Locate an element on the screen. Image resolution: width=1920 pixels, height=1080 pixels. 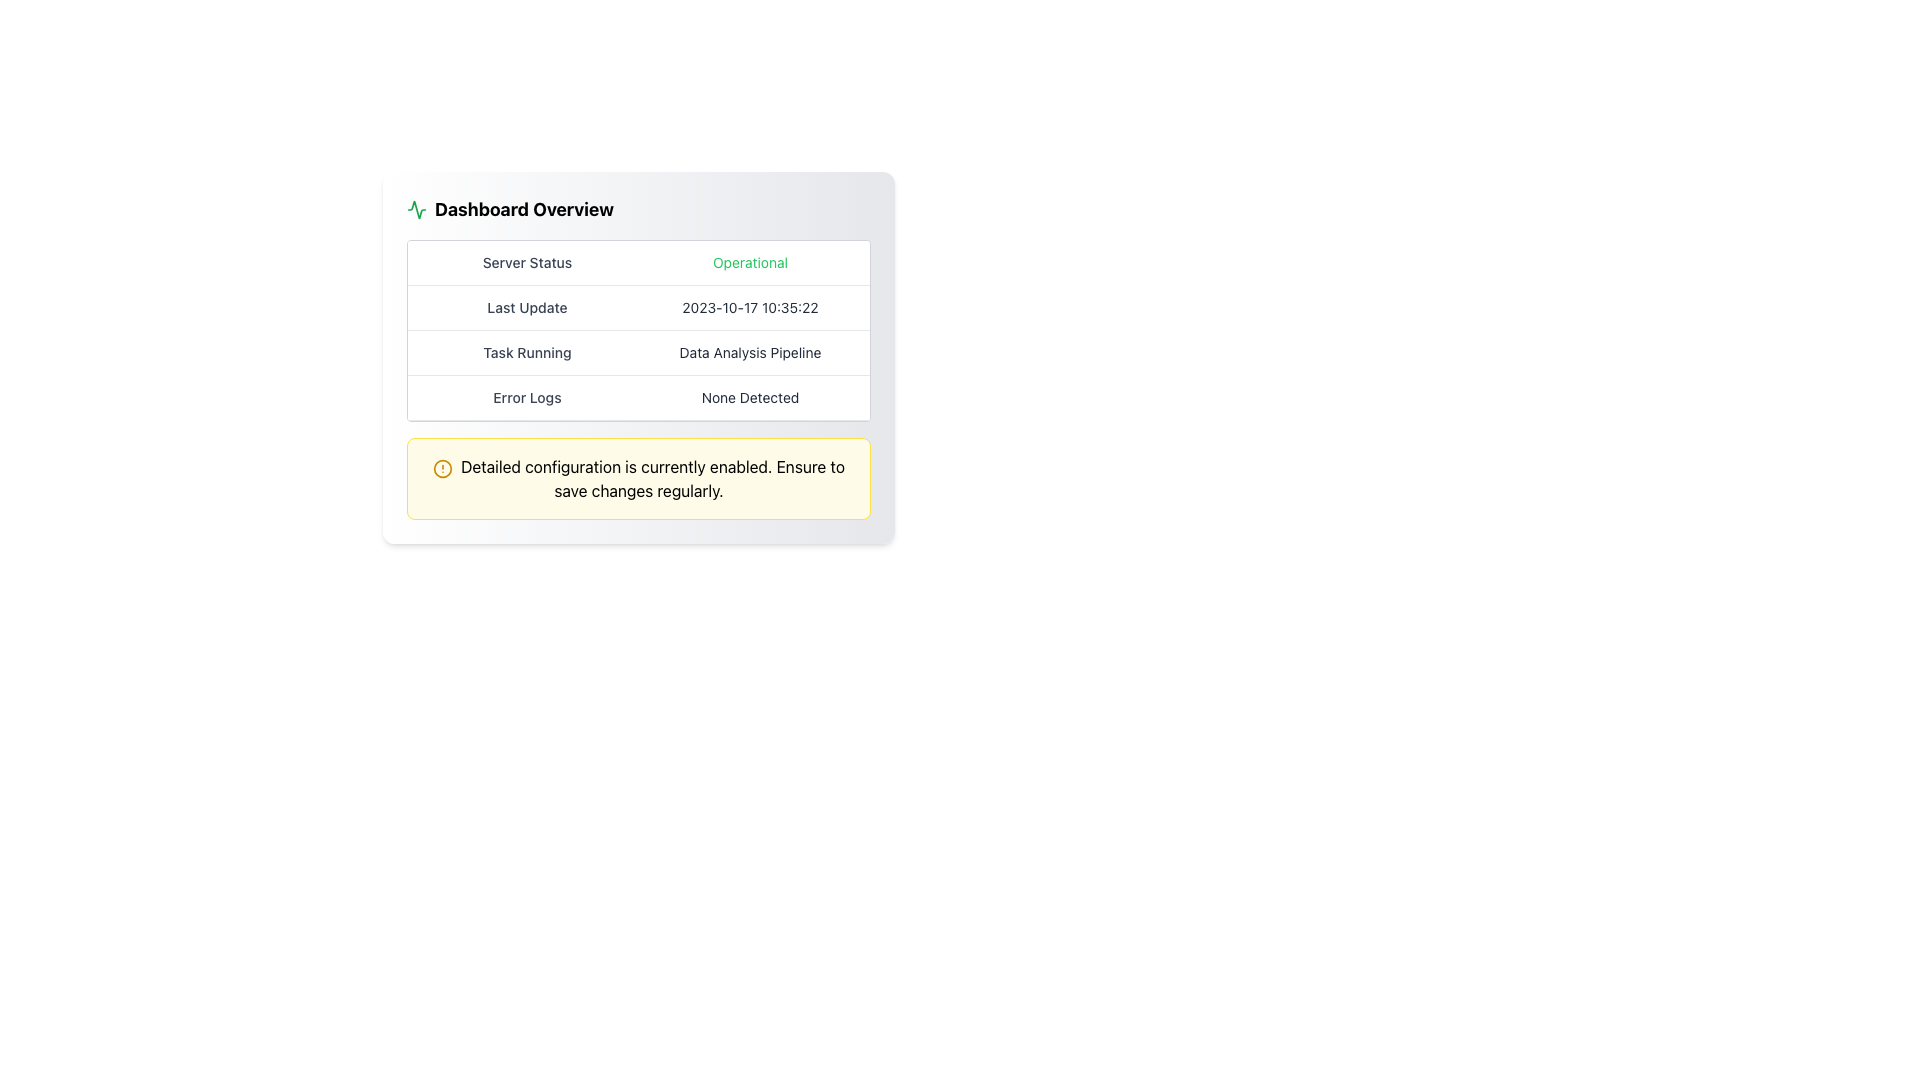
the text label displaying 'Operational' styled in a small green font, located in the second column of the first row of the 'Dashboard Overview' panel is located at coordinates (749, 261).